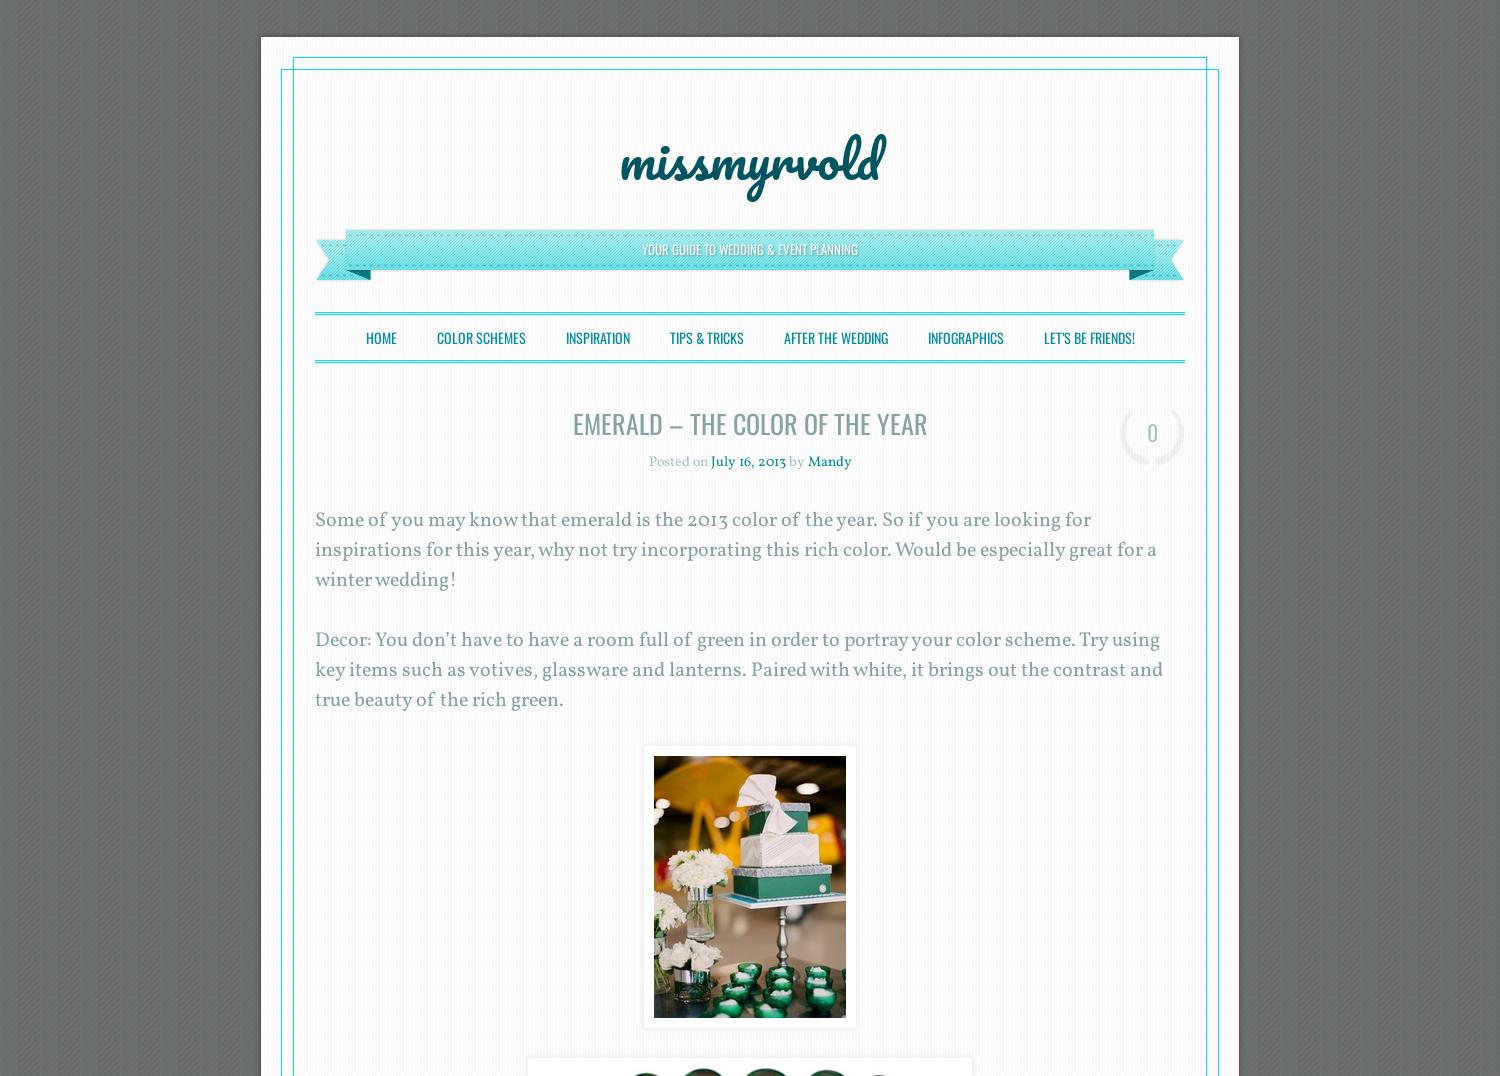  What do you see at coordinates (738, 669) in the screenshot?
I see `'Decor: You don’t have to have a room full of green in order to portray your color scheme. Try using key items such as votives, glassware and lanterns. Paired with white, it brings out the contrast and true beauty of the rich green.'` at bounding box center [738, 669].